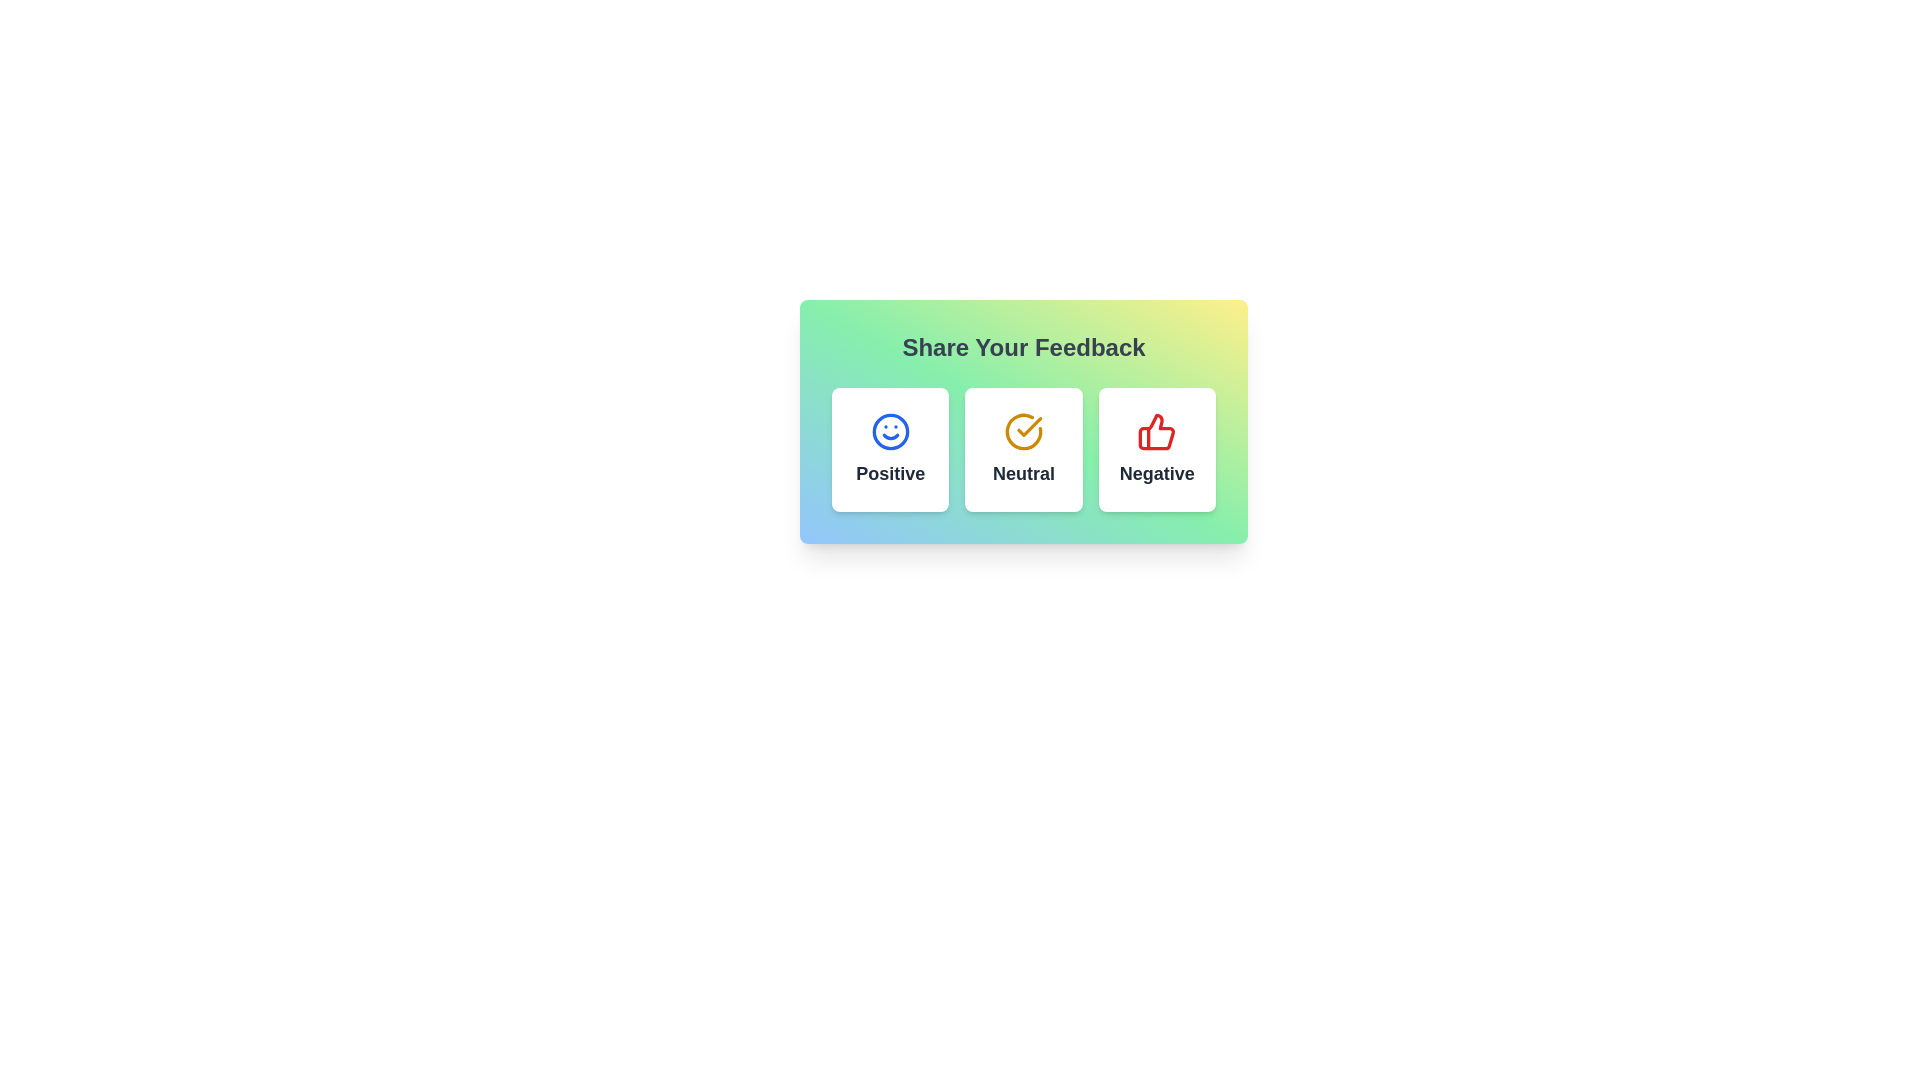 The image size is (1920, 1080). What do you see at coordinates (1023, 431) in the screenshot?
I see `the circular yellow icon with a check mark inside, located at the center of the 'Neutral' feedback card, just above the 'Neutral' label` at bounding box center [1023, 431].